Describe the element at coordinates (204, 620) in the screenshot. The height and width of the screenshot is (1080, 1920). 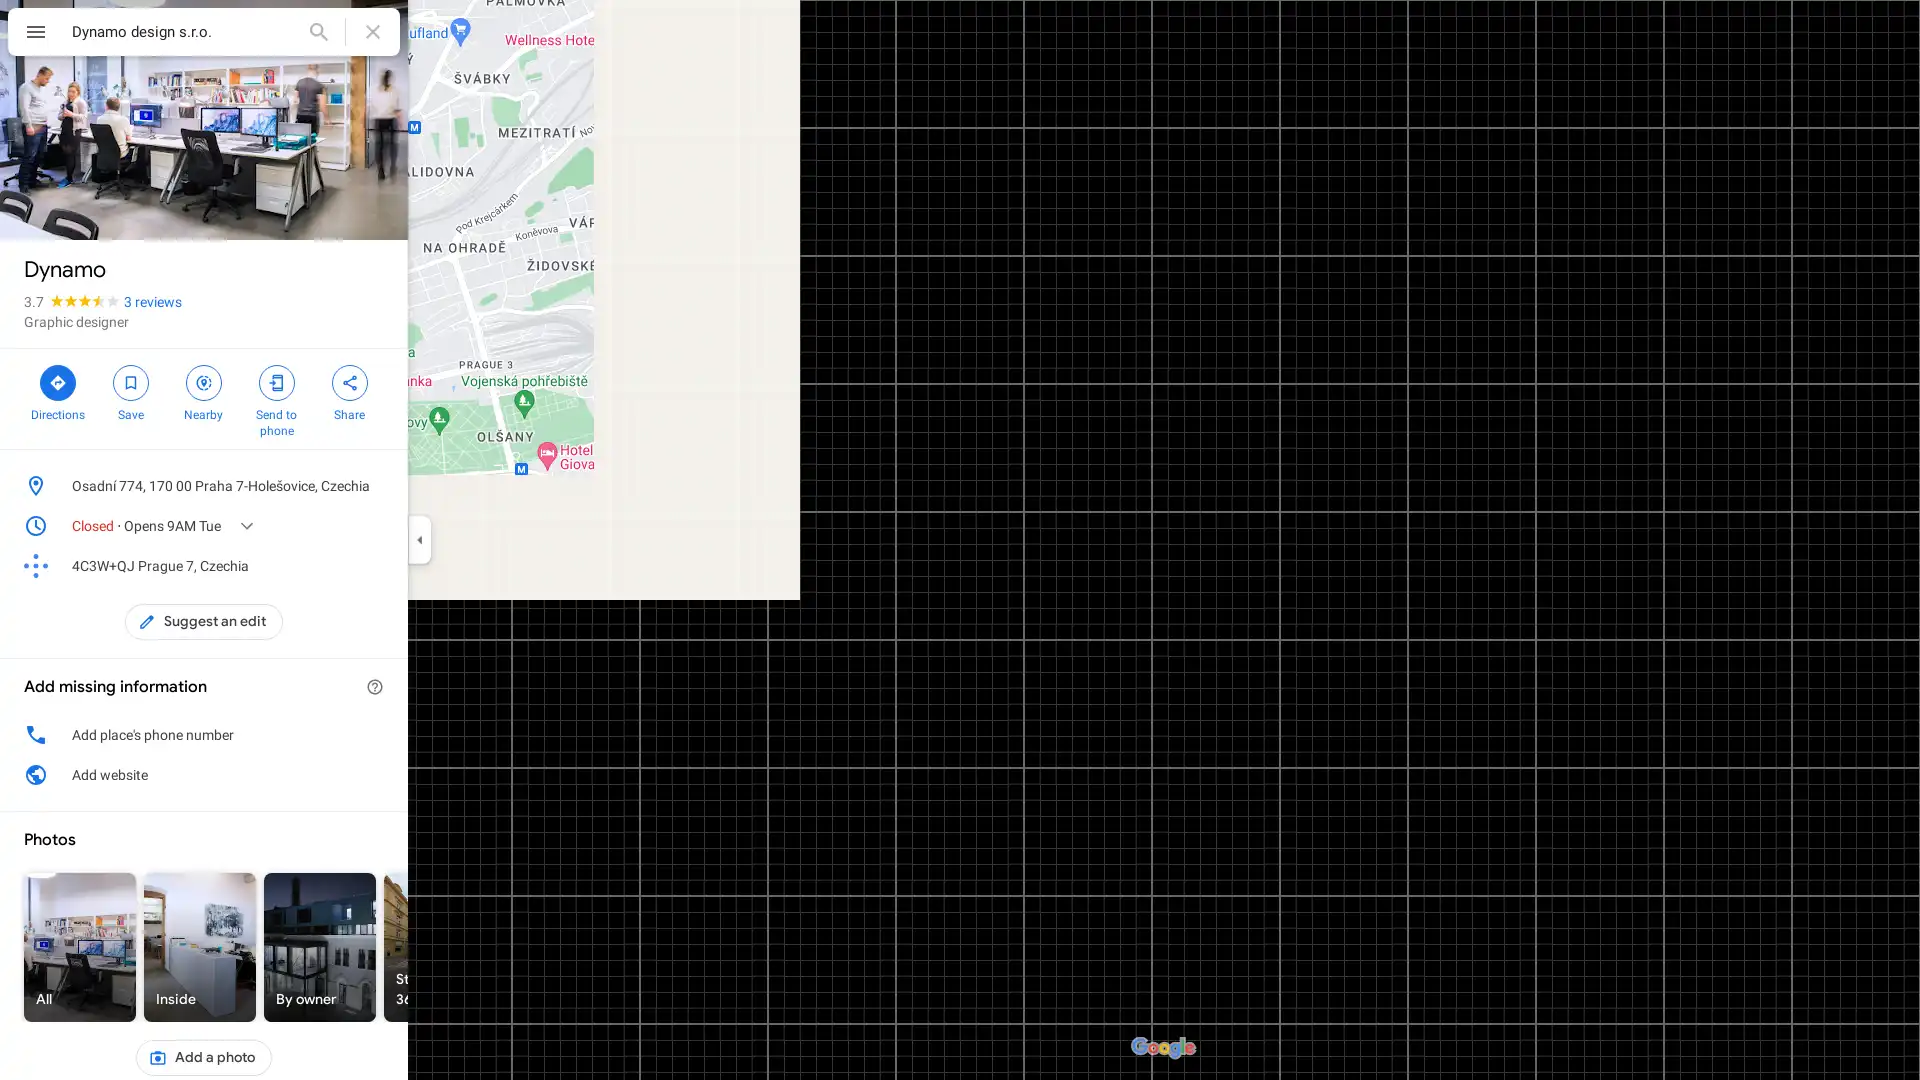
I see `Suggest an edit` at that location.